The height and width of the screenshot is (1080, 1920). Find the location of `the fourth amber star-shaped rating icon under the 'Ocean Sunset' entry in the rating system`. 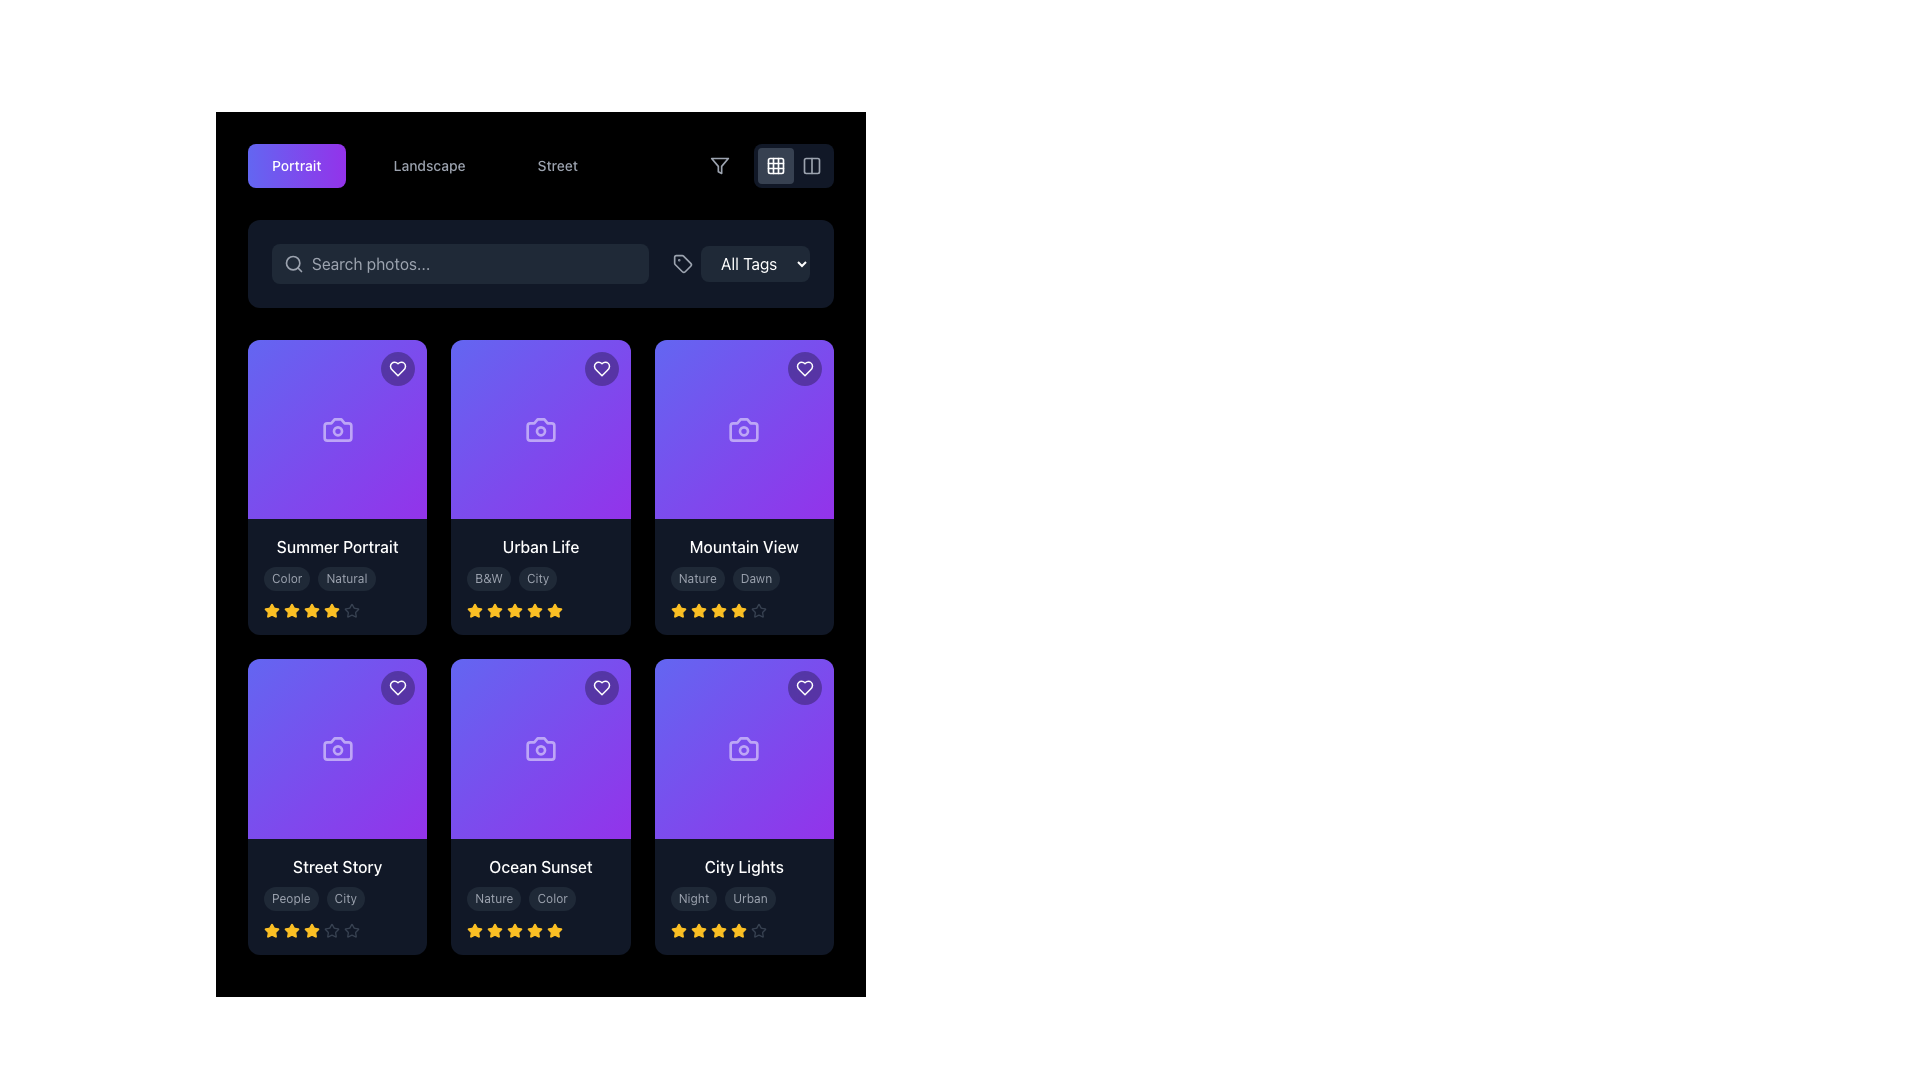

the fourth amber star-shaped rating icon under the 'Ocean Sunset' entry in the rating system is located at coordinates (515, 930).